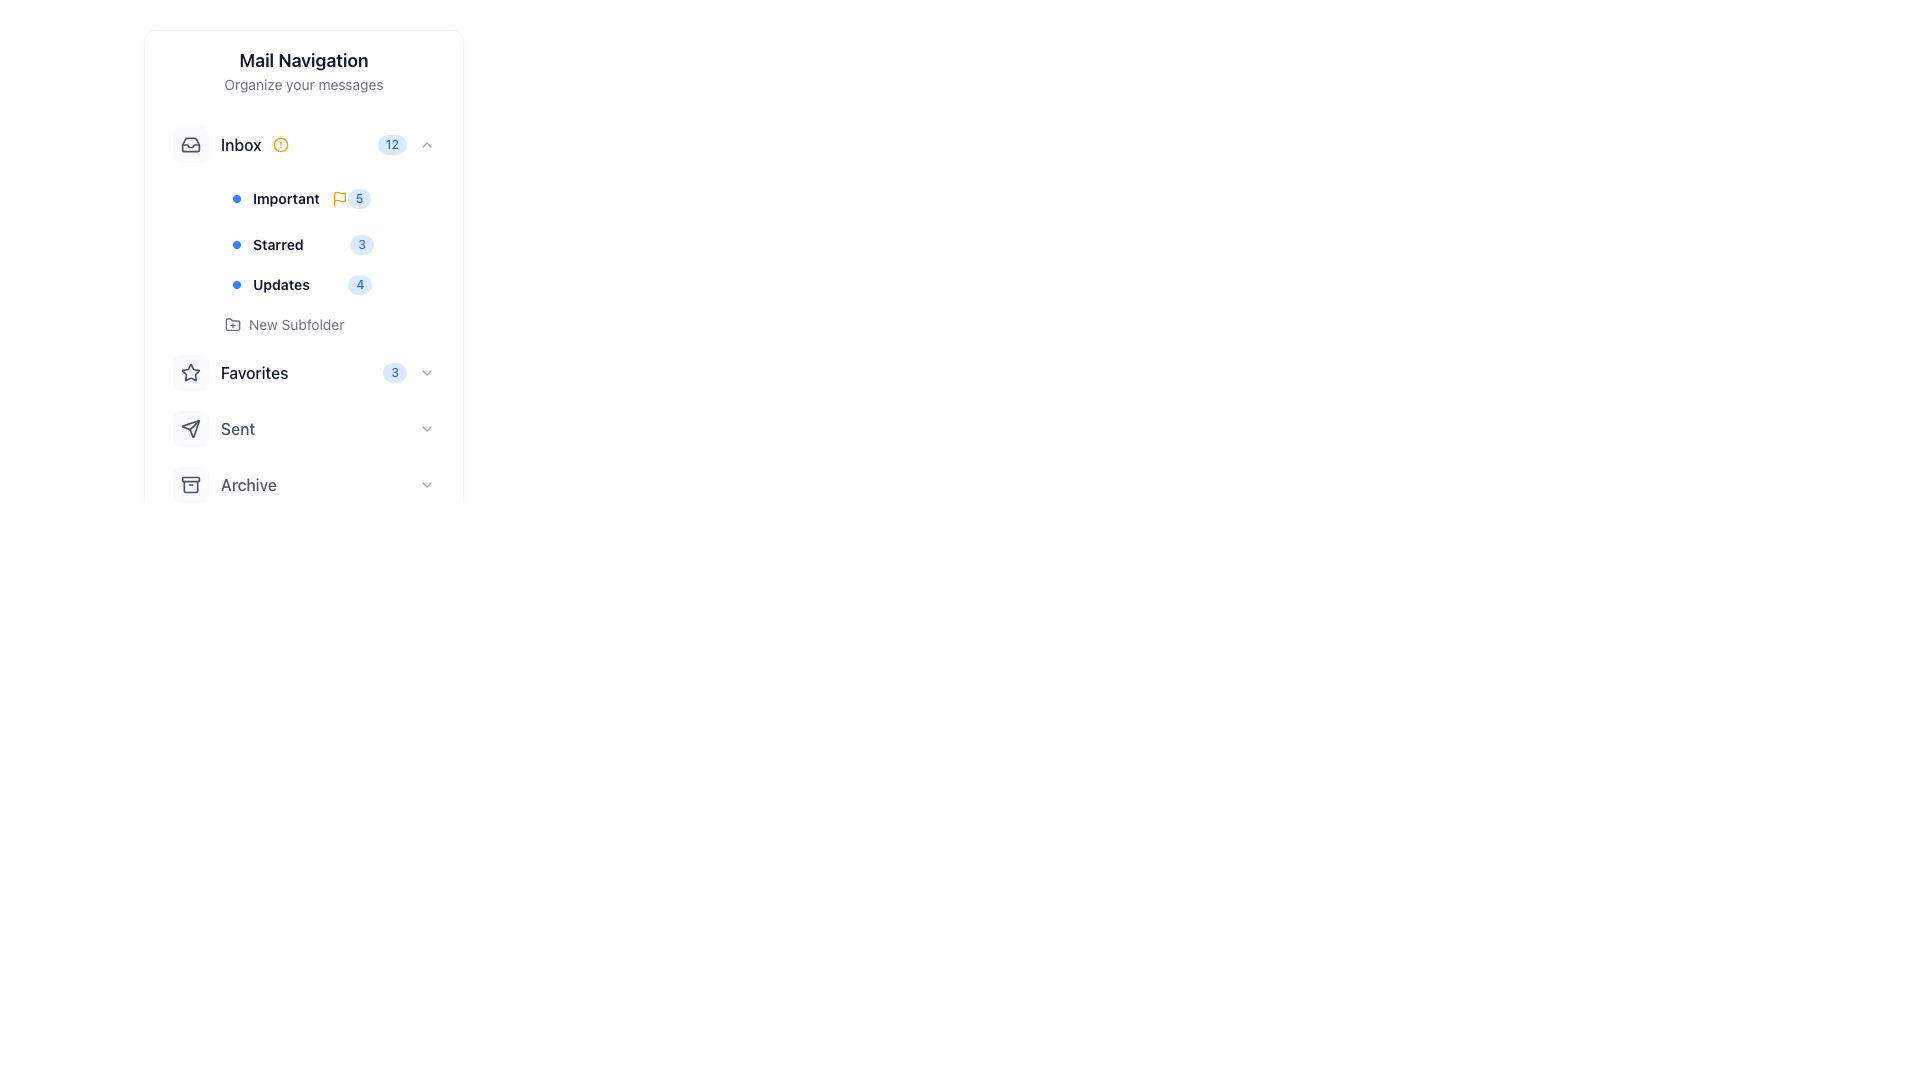 This screenshot has height=1080, width=1920. I want to click on the 'Inbox' icon within the mail navigation system by interacting with the element that is positioned in the upper-left of the interface adjacent to the 'Inbox' label, so click(191, 144).